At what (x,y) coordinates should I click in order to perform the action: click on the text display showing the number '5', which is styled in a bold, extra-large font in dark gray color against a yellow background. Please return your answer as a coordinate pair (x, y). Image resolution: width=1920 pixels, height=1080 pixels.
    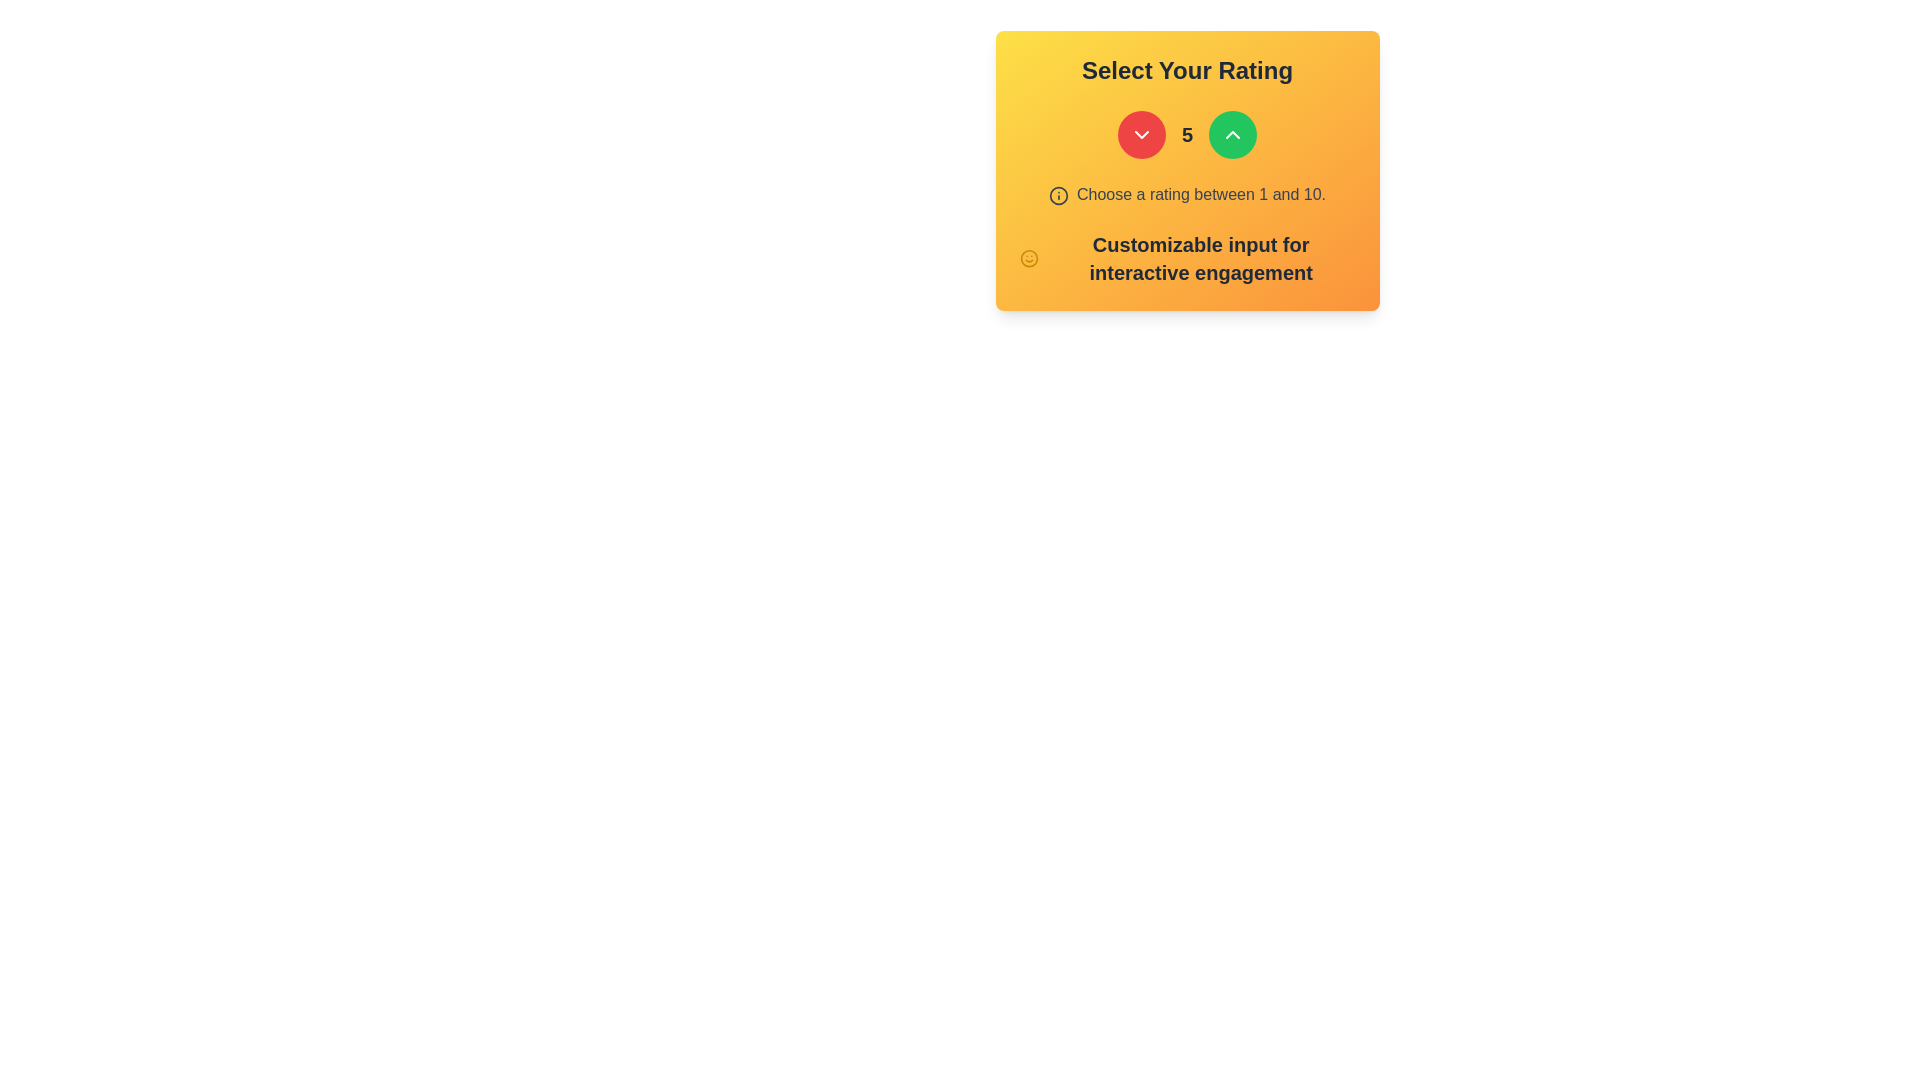
    Looking at the image, I should click on (1187, 135).